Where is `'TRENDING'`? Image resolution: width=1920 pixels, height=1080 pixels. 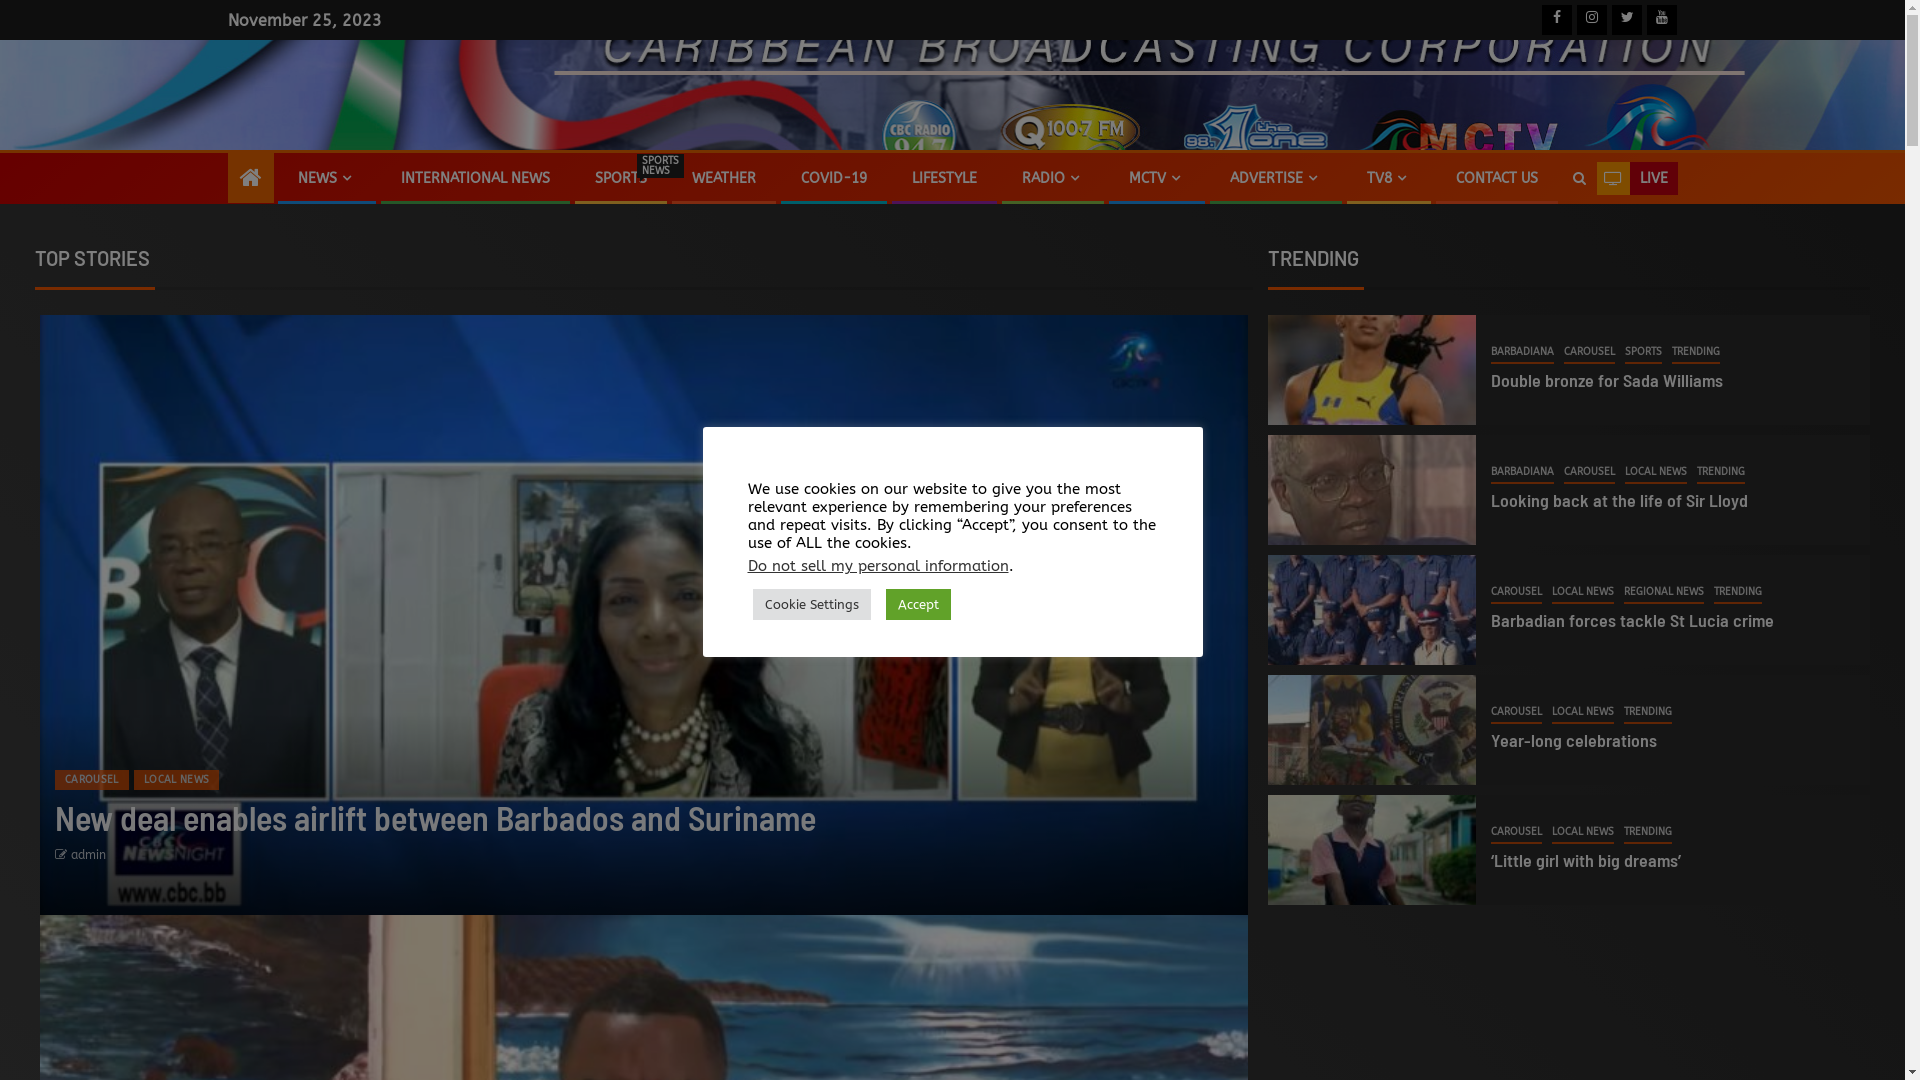 'TRENDING' is located at coordinates (1720, 473).